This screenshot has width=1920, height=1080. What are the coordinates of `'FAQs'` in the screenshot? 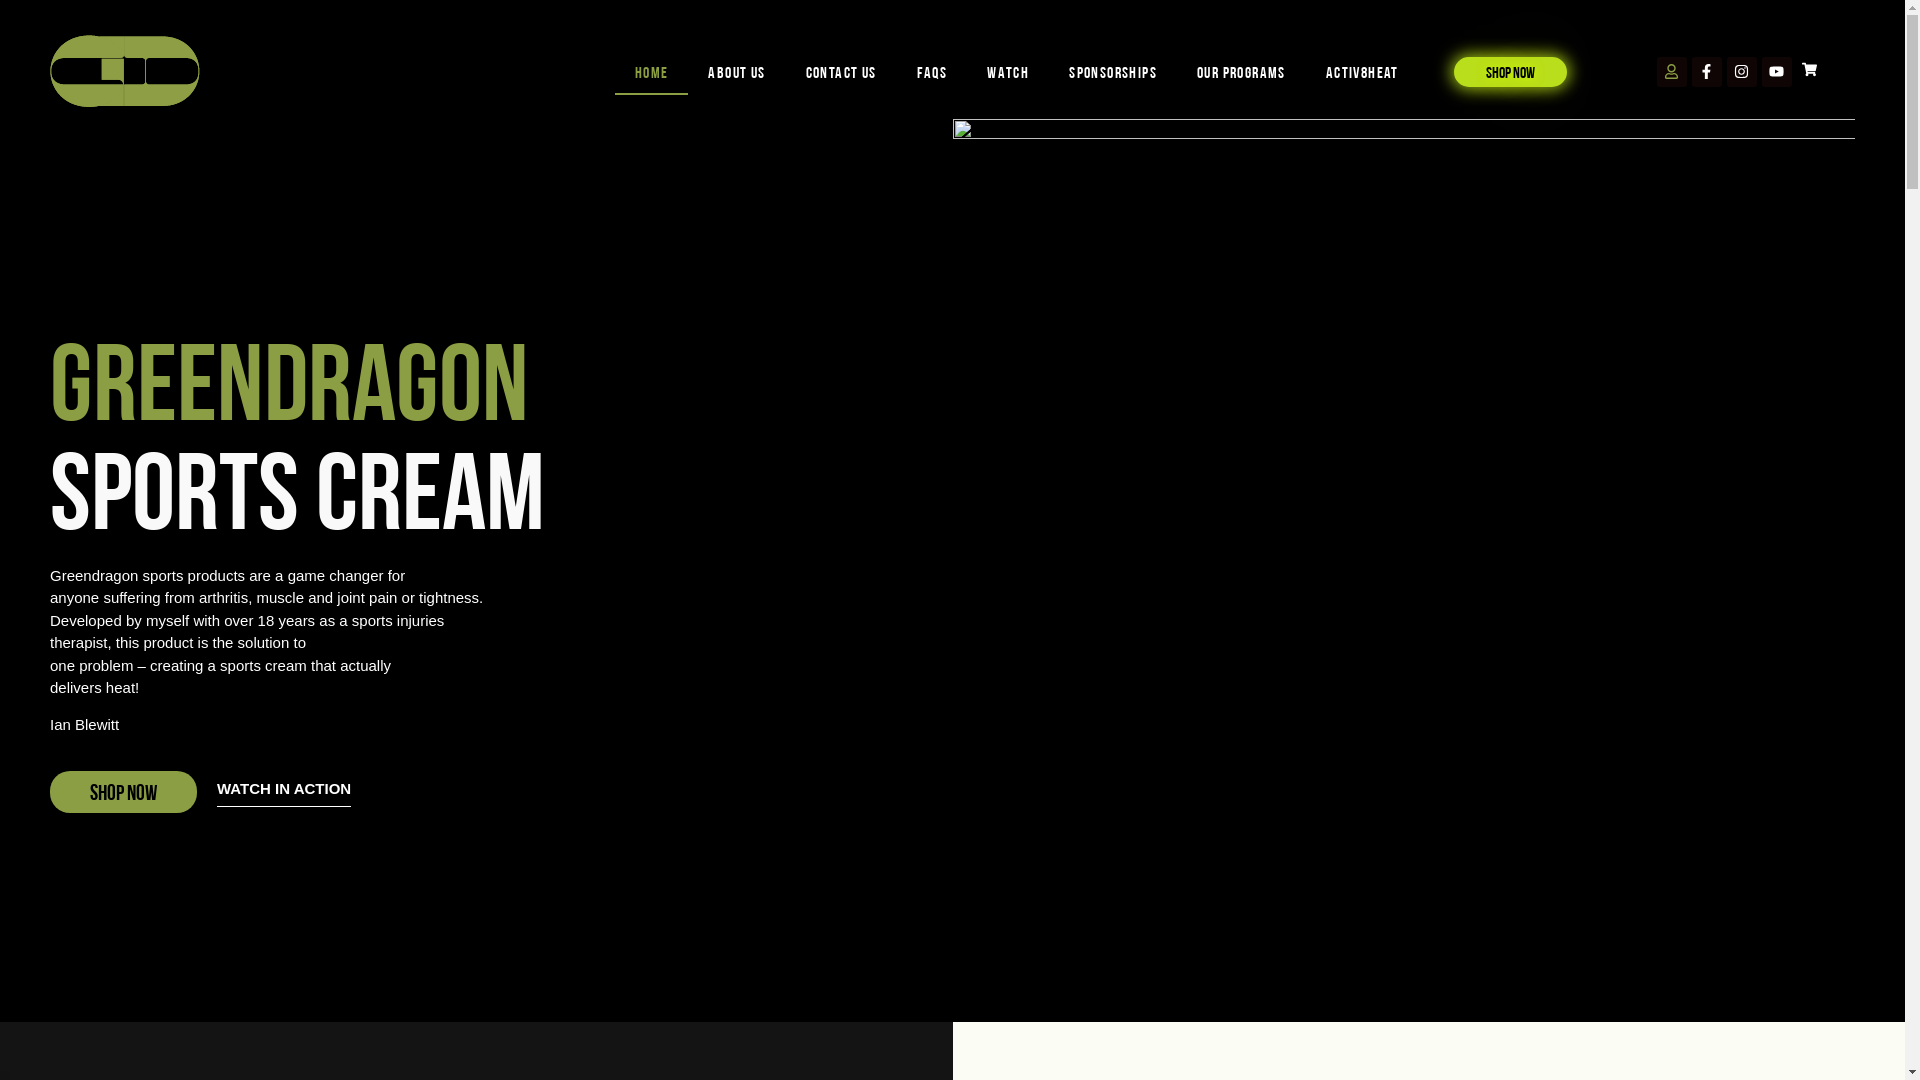 It's located at (931, 69).